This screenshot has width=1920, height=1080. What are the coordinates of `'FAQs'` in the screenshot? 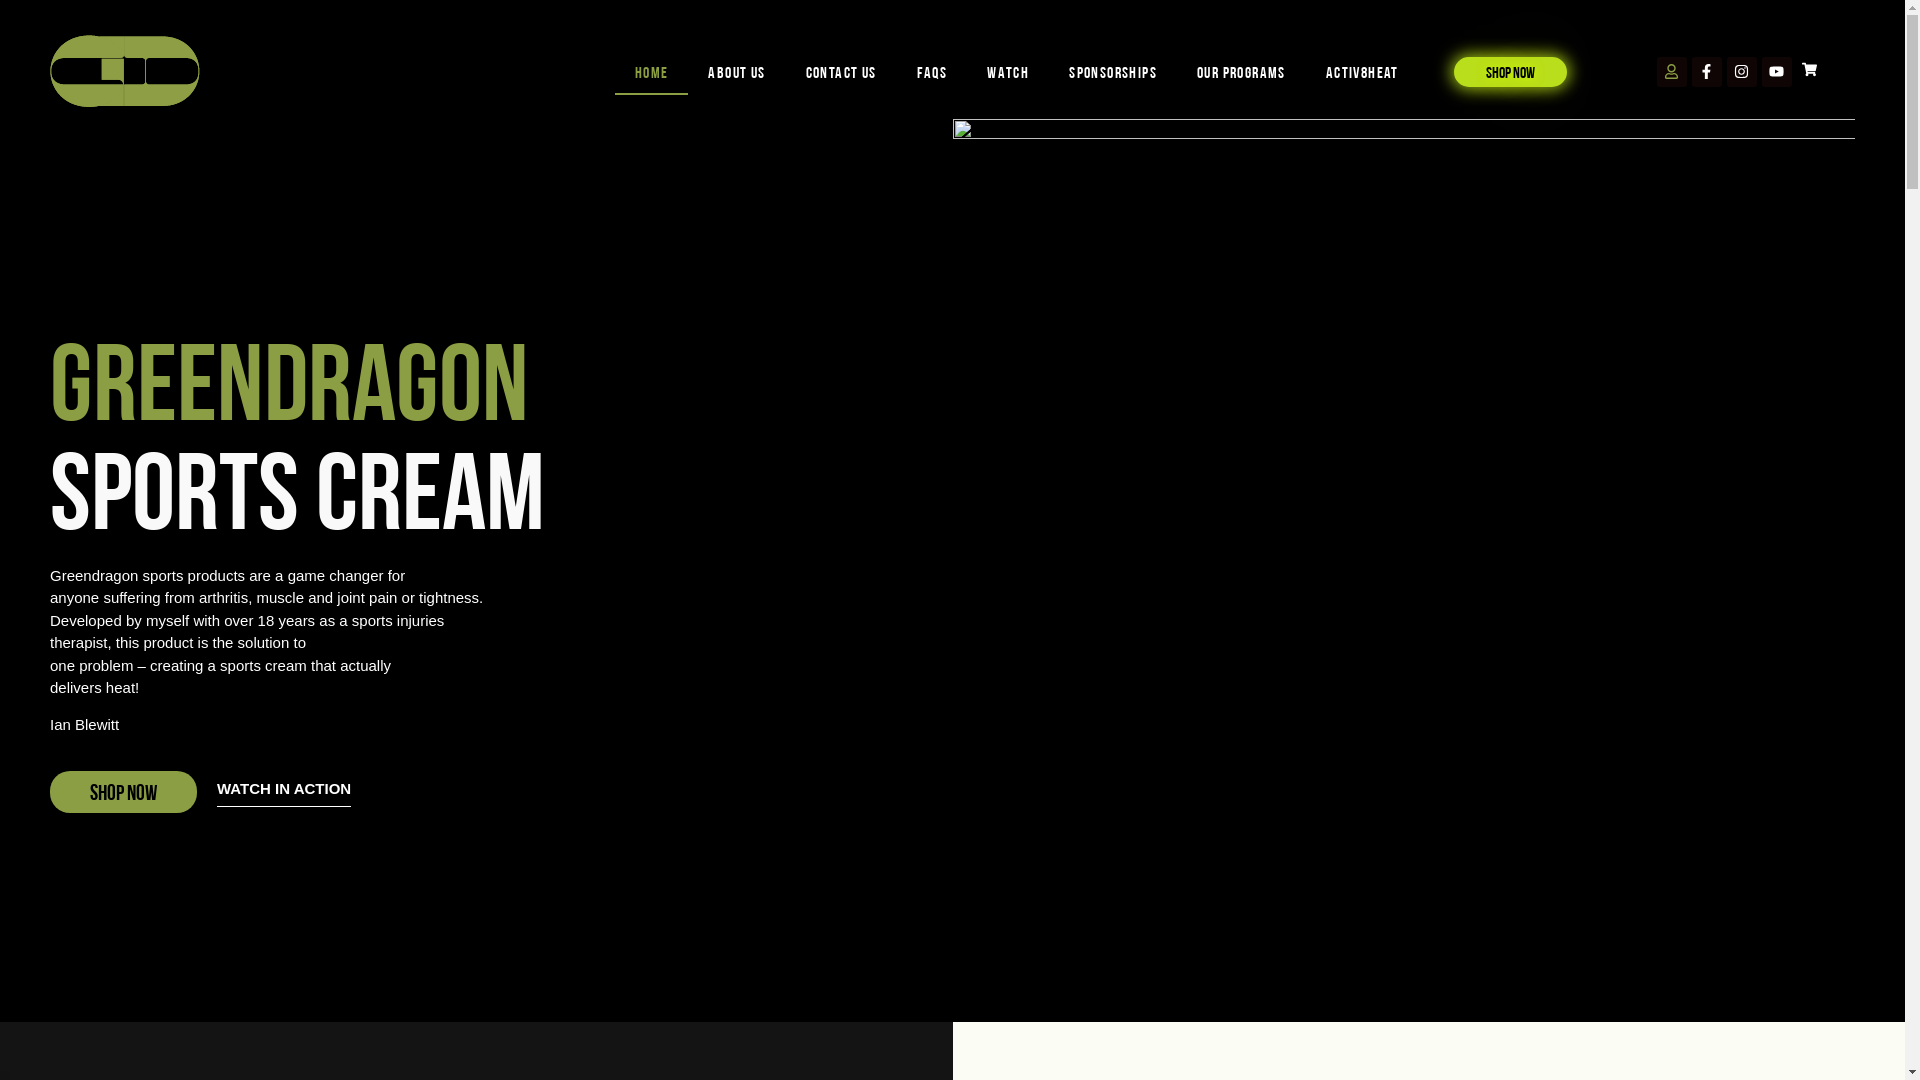 It's located at (931, 69).